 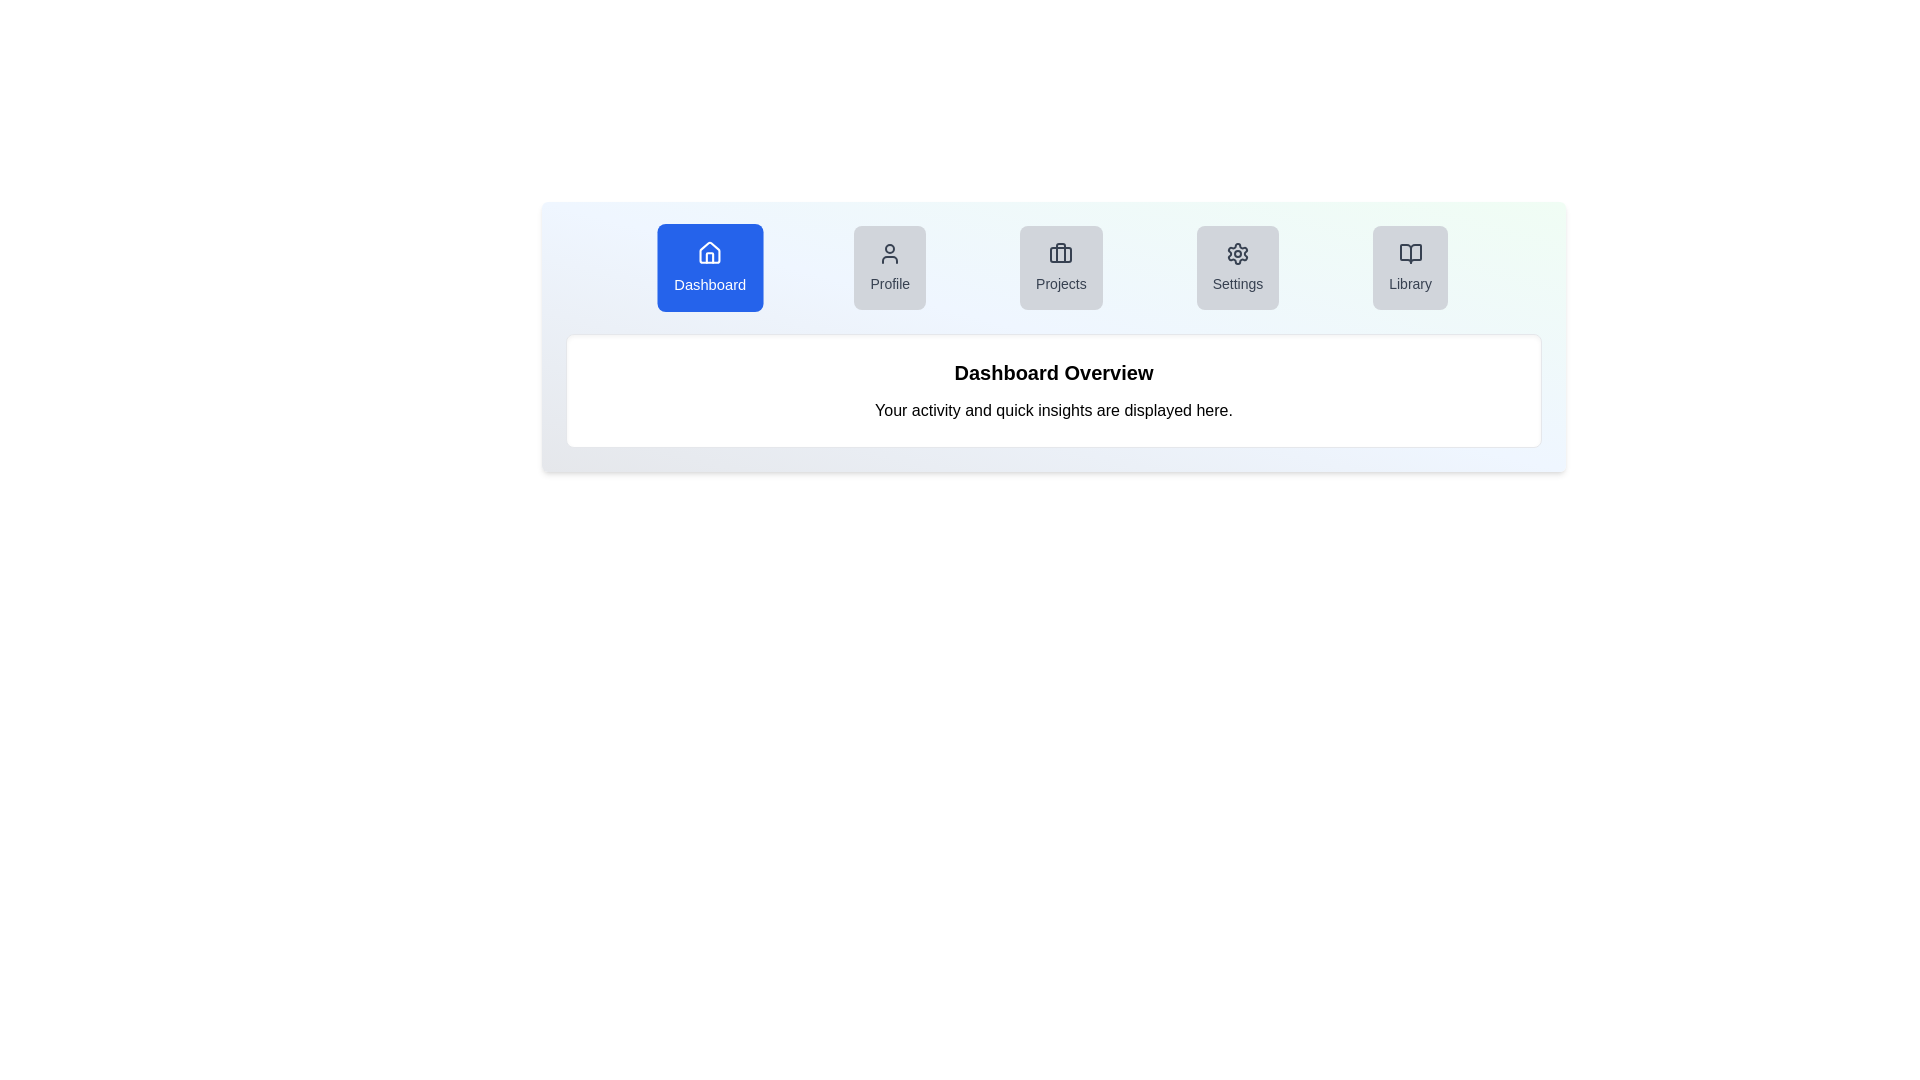 I want to click on the settings icon, which is centrally located within the 'Settings' button, so click(x=1237, y=253).